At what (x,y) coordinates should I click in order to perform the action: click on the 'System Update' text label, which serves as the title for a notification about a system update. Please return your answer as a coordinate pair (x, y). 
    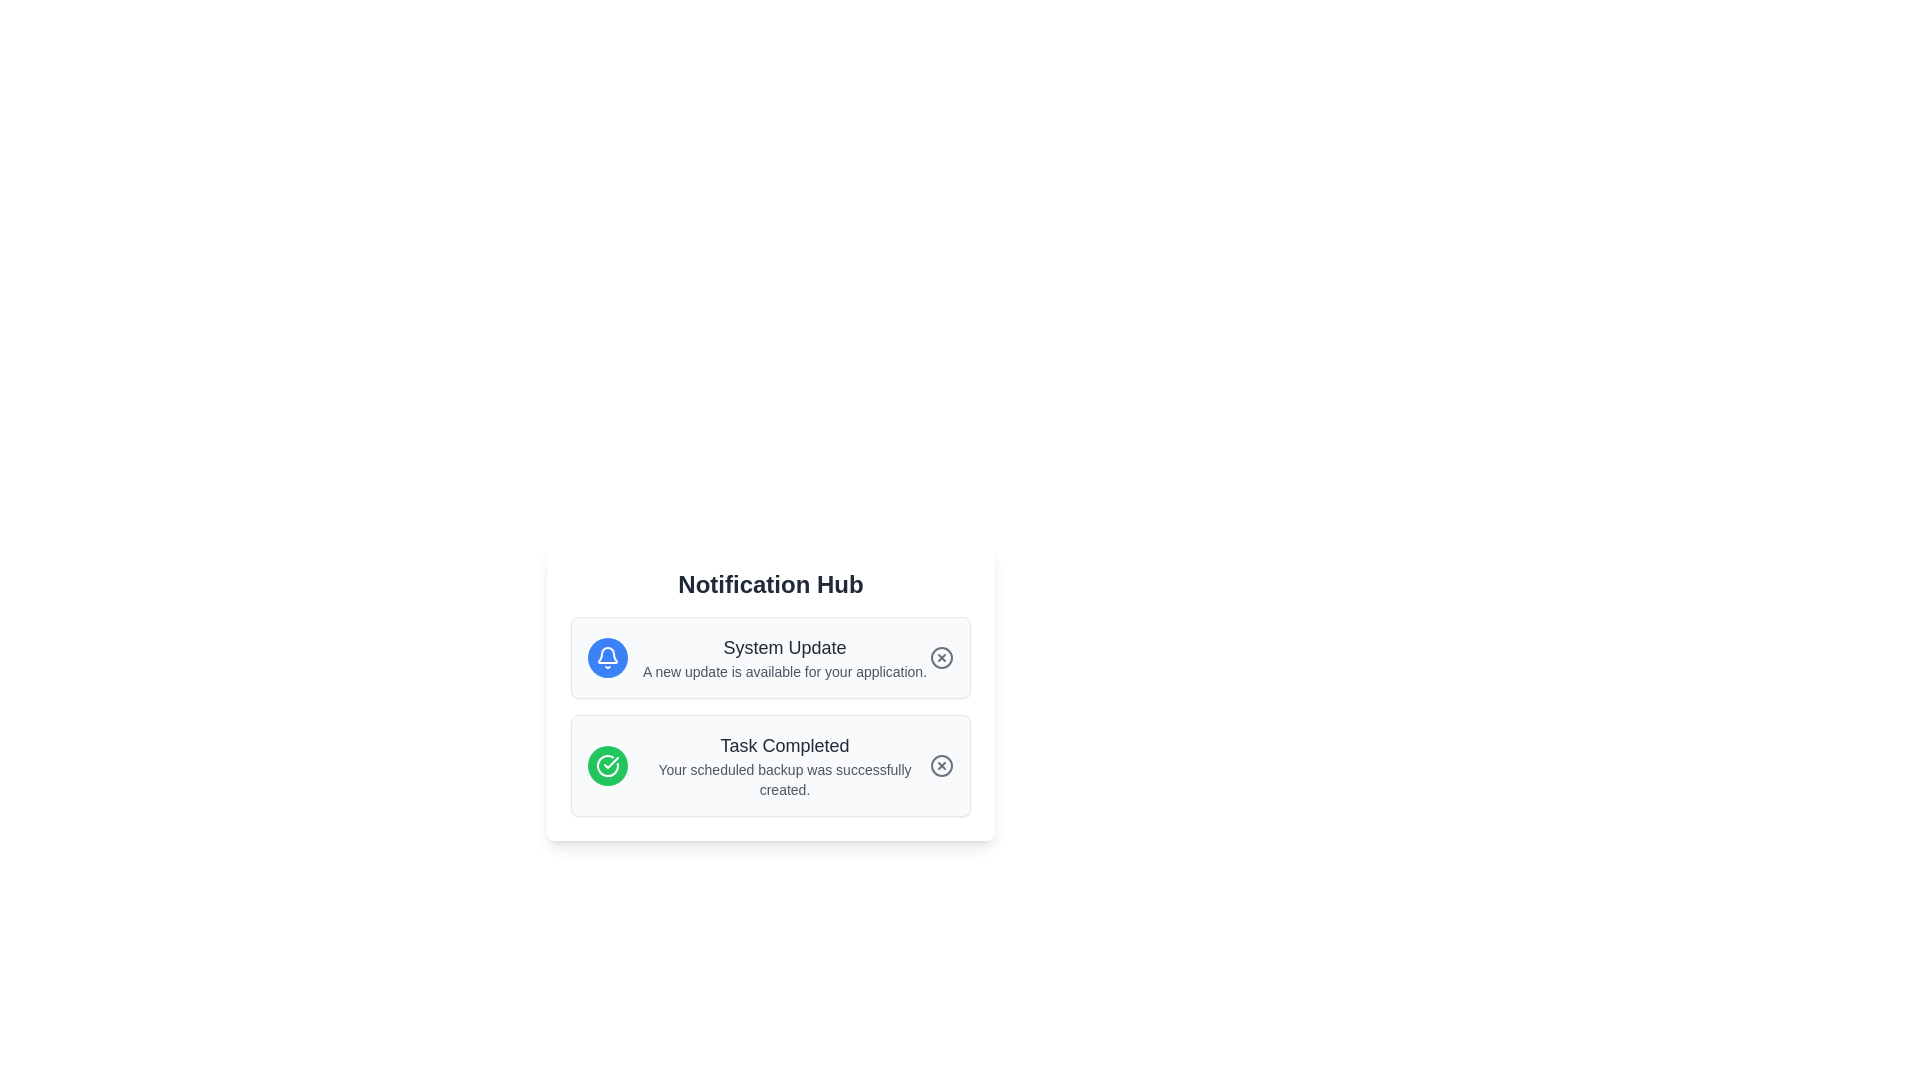
    Looking at the image, I should click on (784, 648).